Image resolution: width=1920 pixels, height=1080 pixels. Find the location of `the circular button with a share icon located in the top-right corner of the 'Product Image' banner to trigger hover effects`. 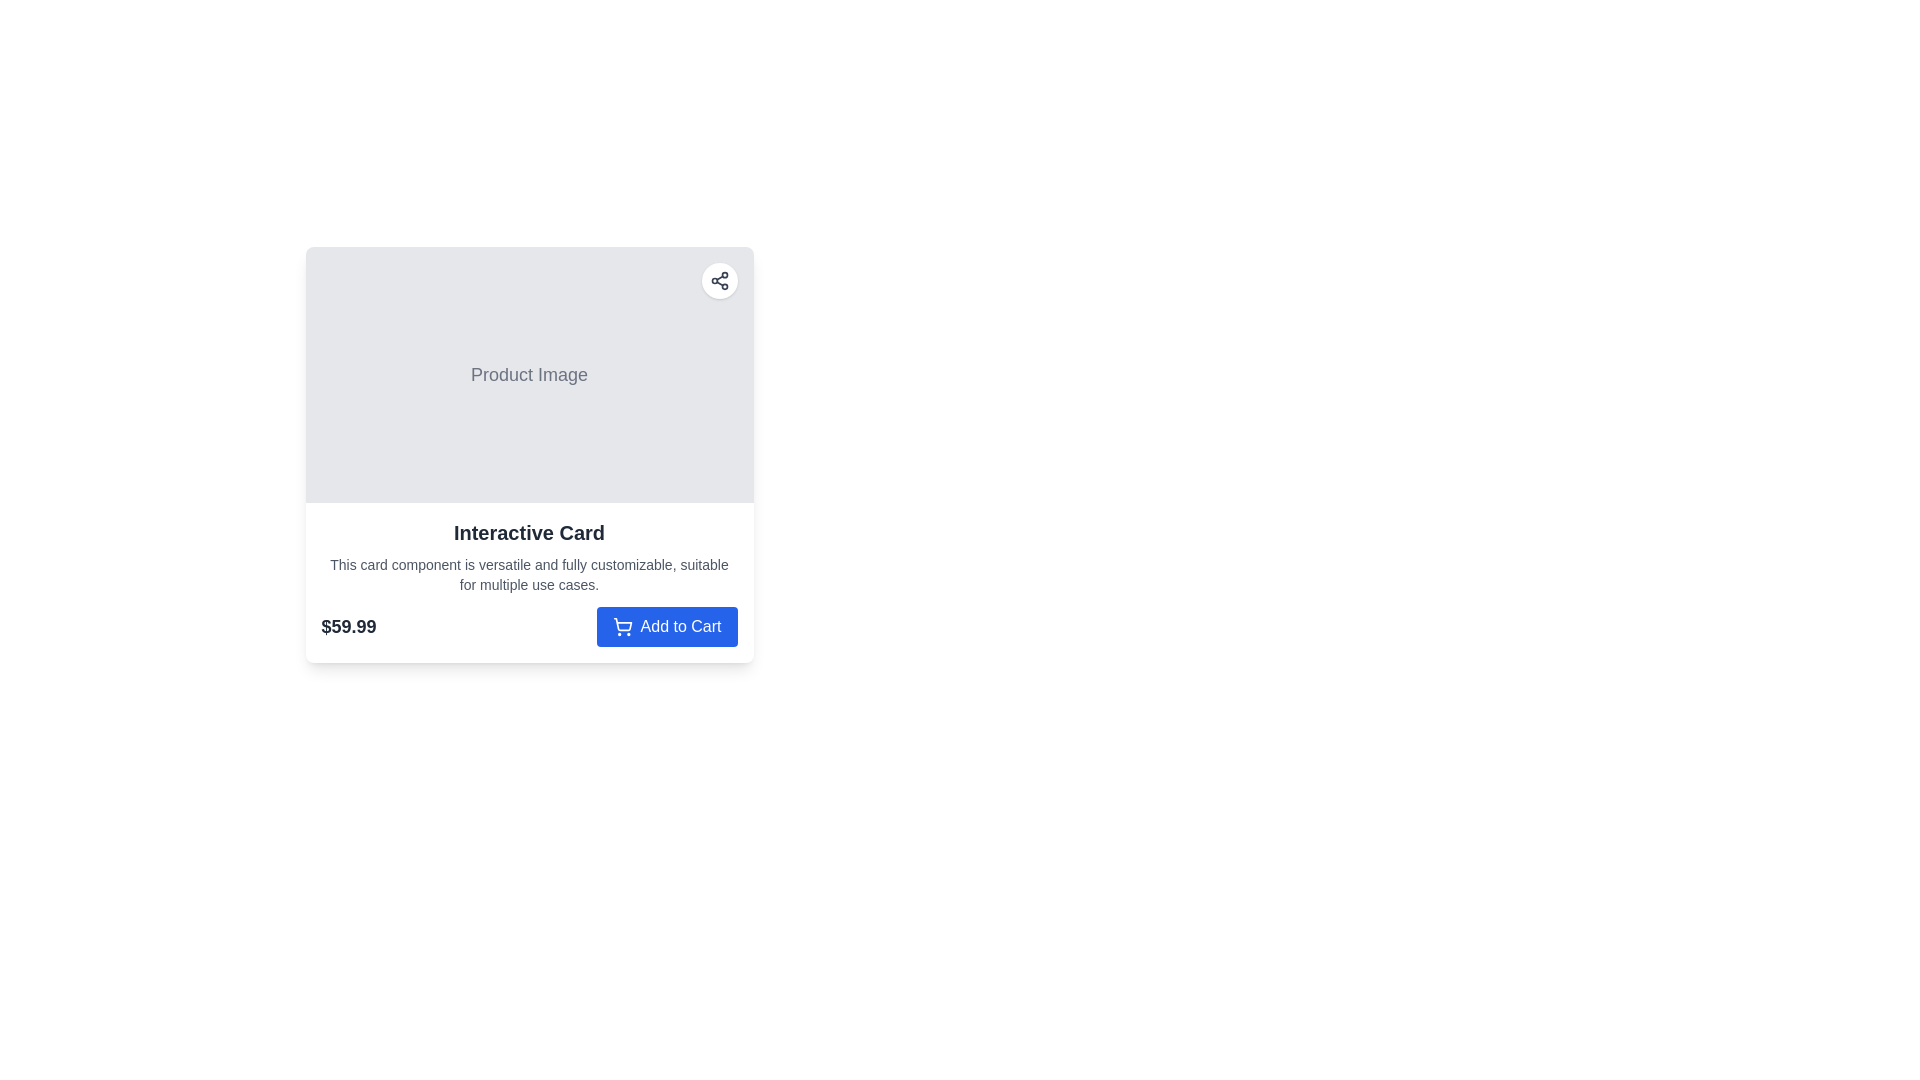

the circular button with a share icon located in the top-right corner of the 'Product Image' banner to trigger hover effects is located at coordinates (719, 281).